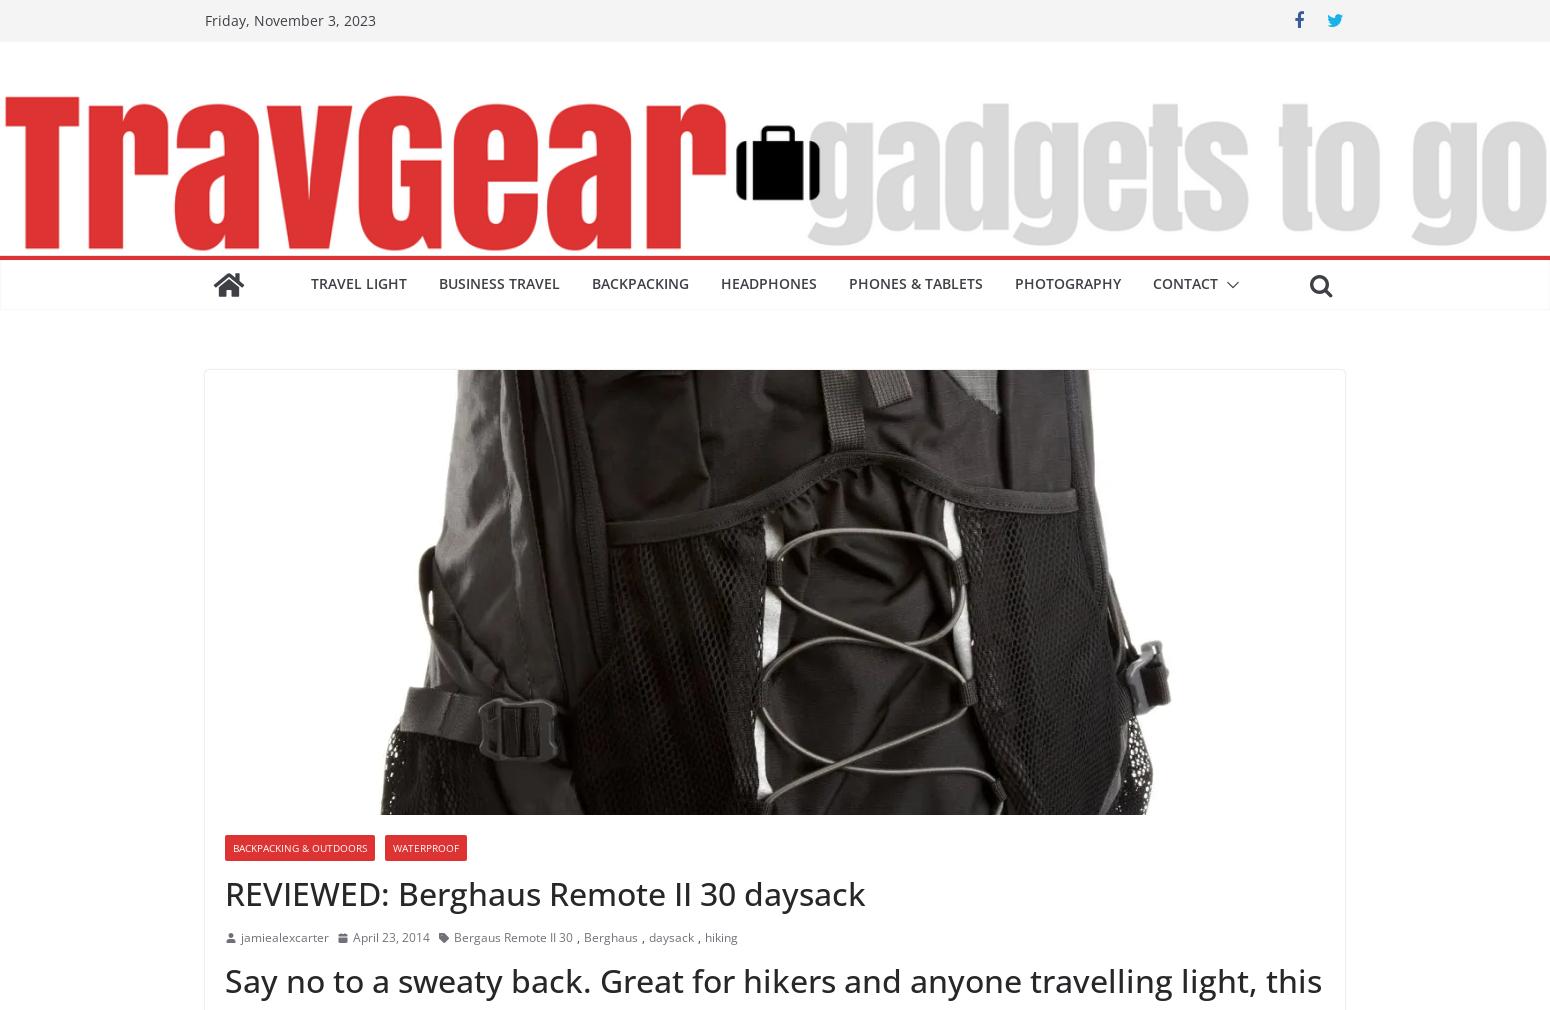 Image resolution: width=1550 pixels, height=1010 pixels. Describe the element at coordinates (391, 936) in the screenshot. I see `'April 23, 2014'` at that location.